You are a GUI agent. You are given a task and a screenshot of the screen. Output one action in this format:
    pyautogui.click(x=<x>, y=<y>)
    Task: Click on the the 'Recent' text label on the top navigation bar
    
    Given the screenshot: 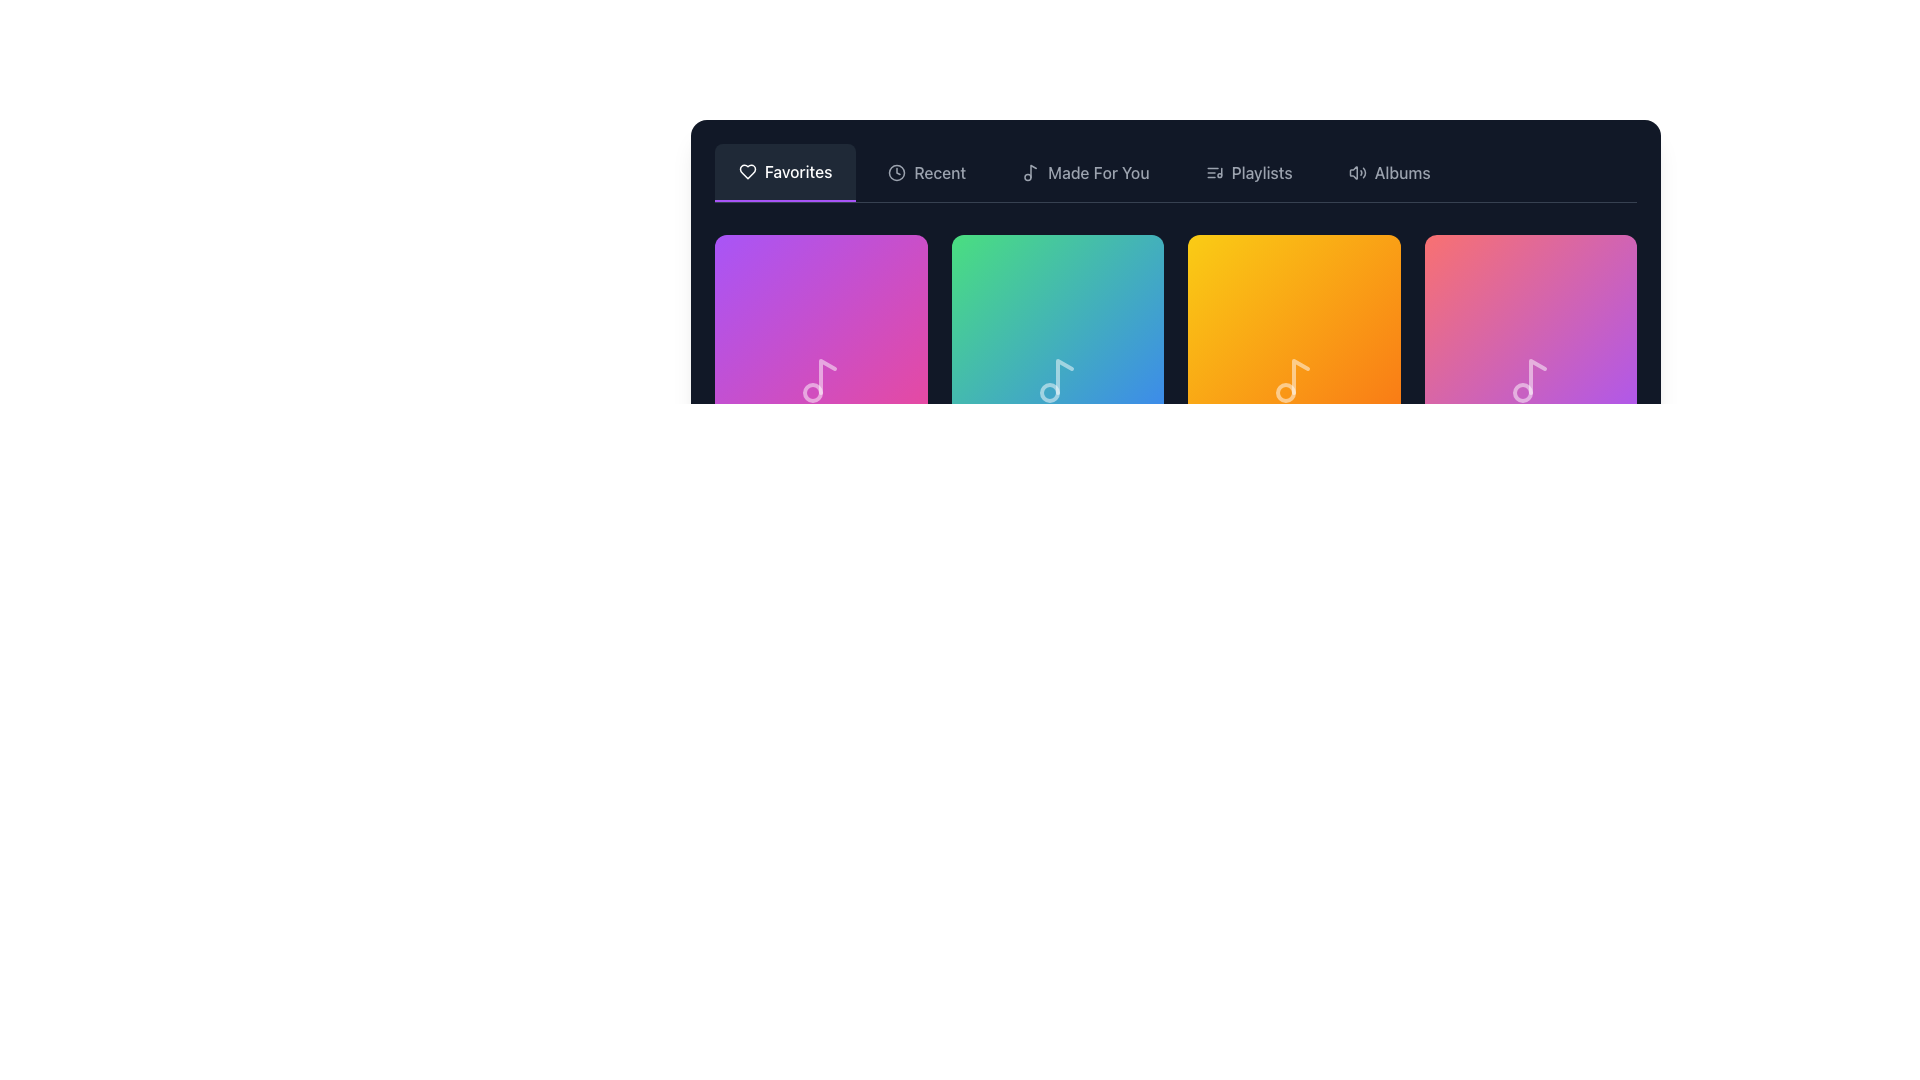 What is the action you would take?
    pyautogui.click(x=939, y=172)
    